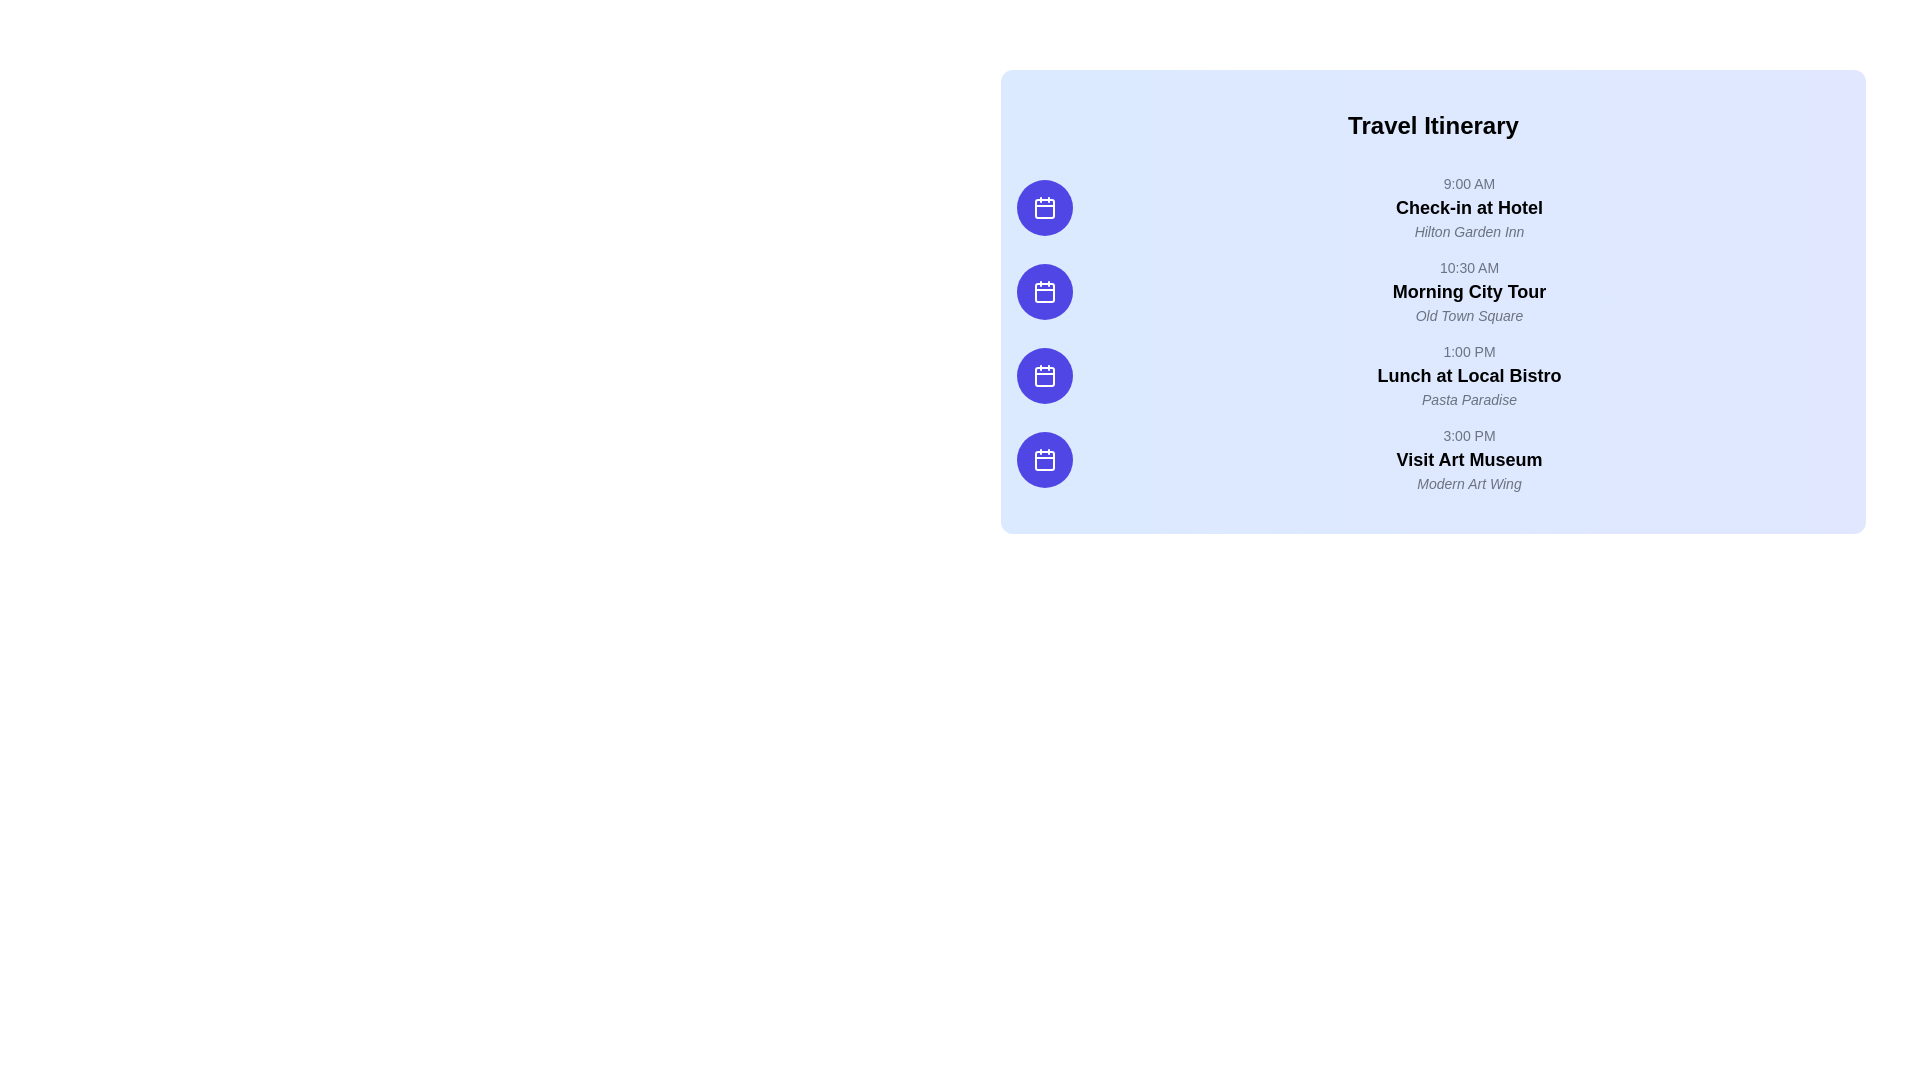  Describe the element at coordinates (1469, 483) in the screenshot. I see `the static text element that provides additional information about the 'Visit Art Museum' activity, located beneath the main title` at that location.